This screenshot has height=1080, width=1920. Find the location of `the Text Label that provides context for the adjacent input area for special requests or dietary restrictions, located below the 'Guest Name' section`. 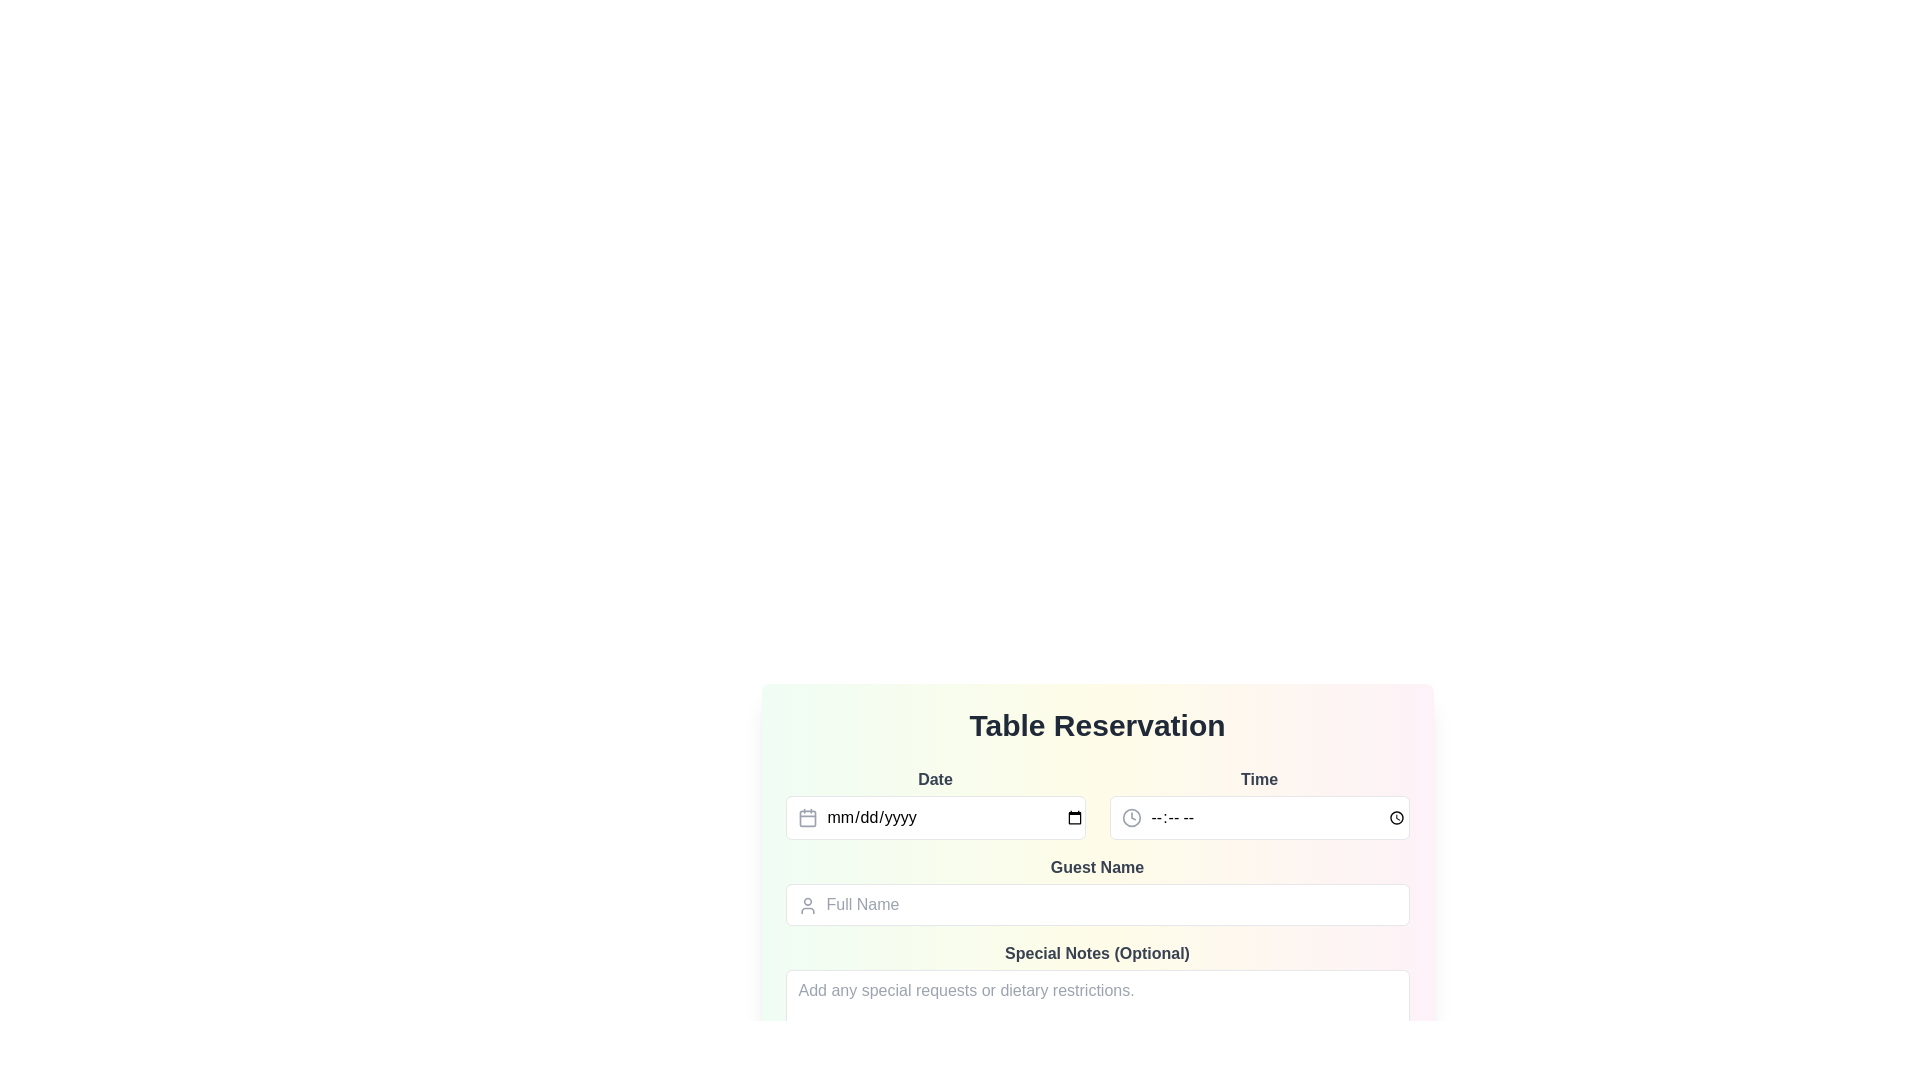

the Text Label that provides context for the adjacent input area for special requests or dietary restrictions, located below the 'Guest Name' section is located at coordinates (1096, 952).